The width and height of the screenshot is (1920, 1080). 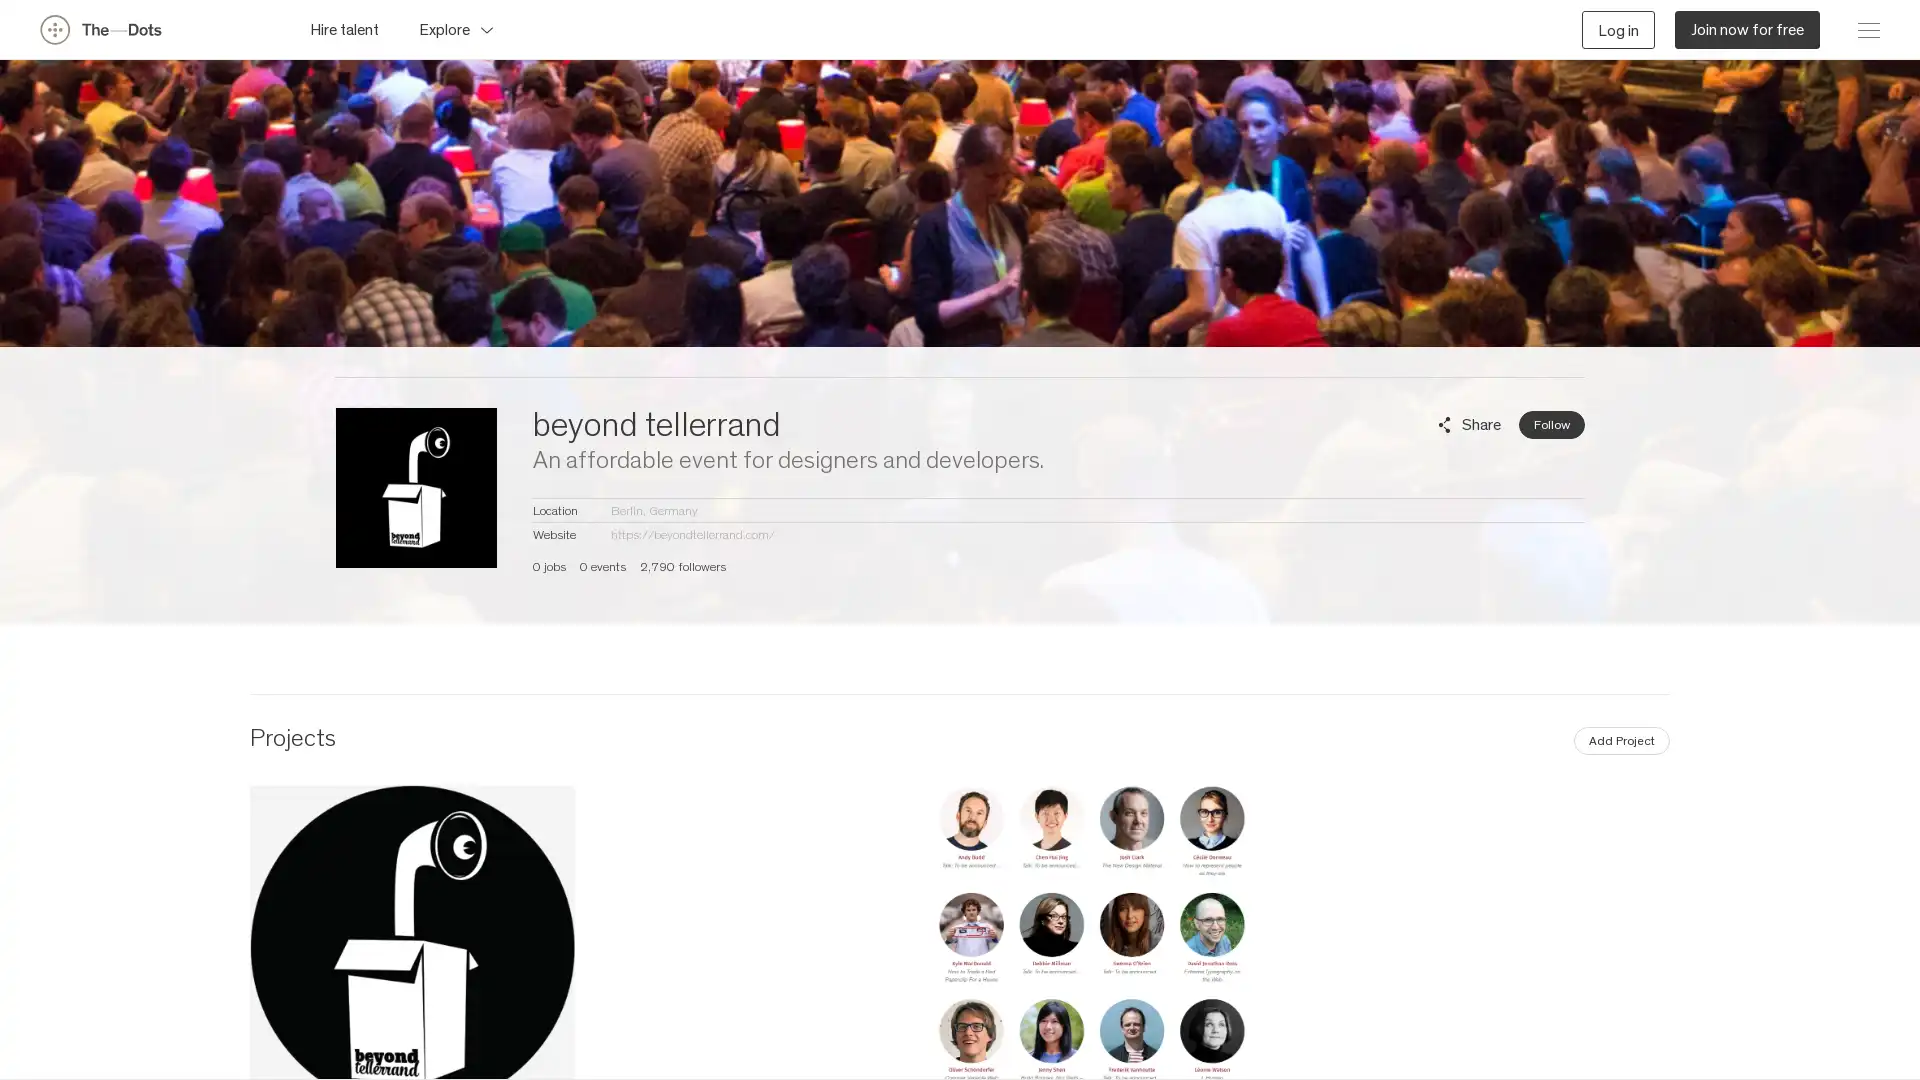 What do you see at coordinates (1354, 945) in the screenshot?
I see `Save` at bounding box center [1354, 945].